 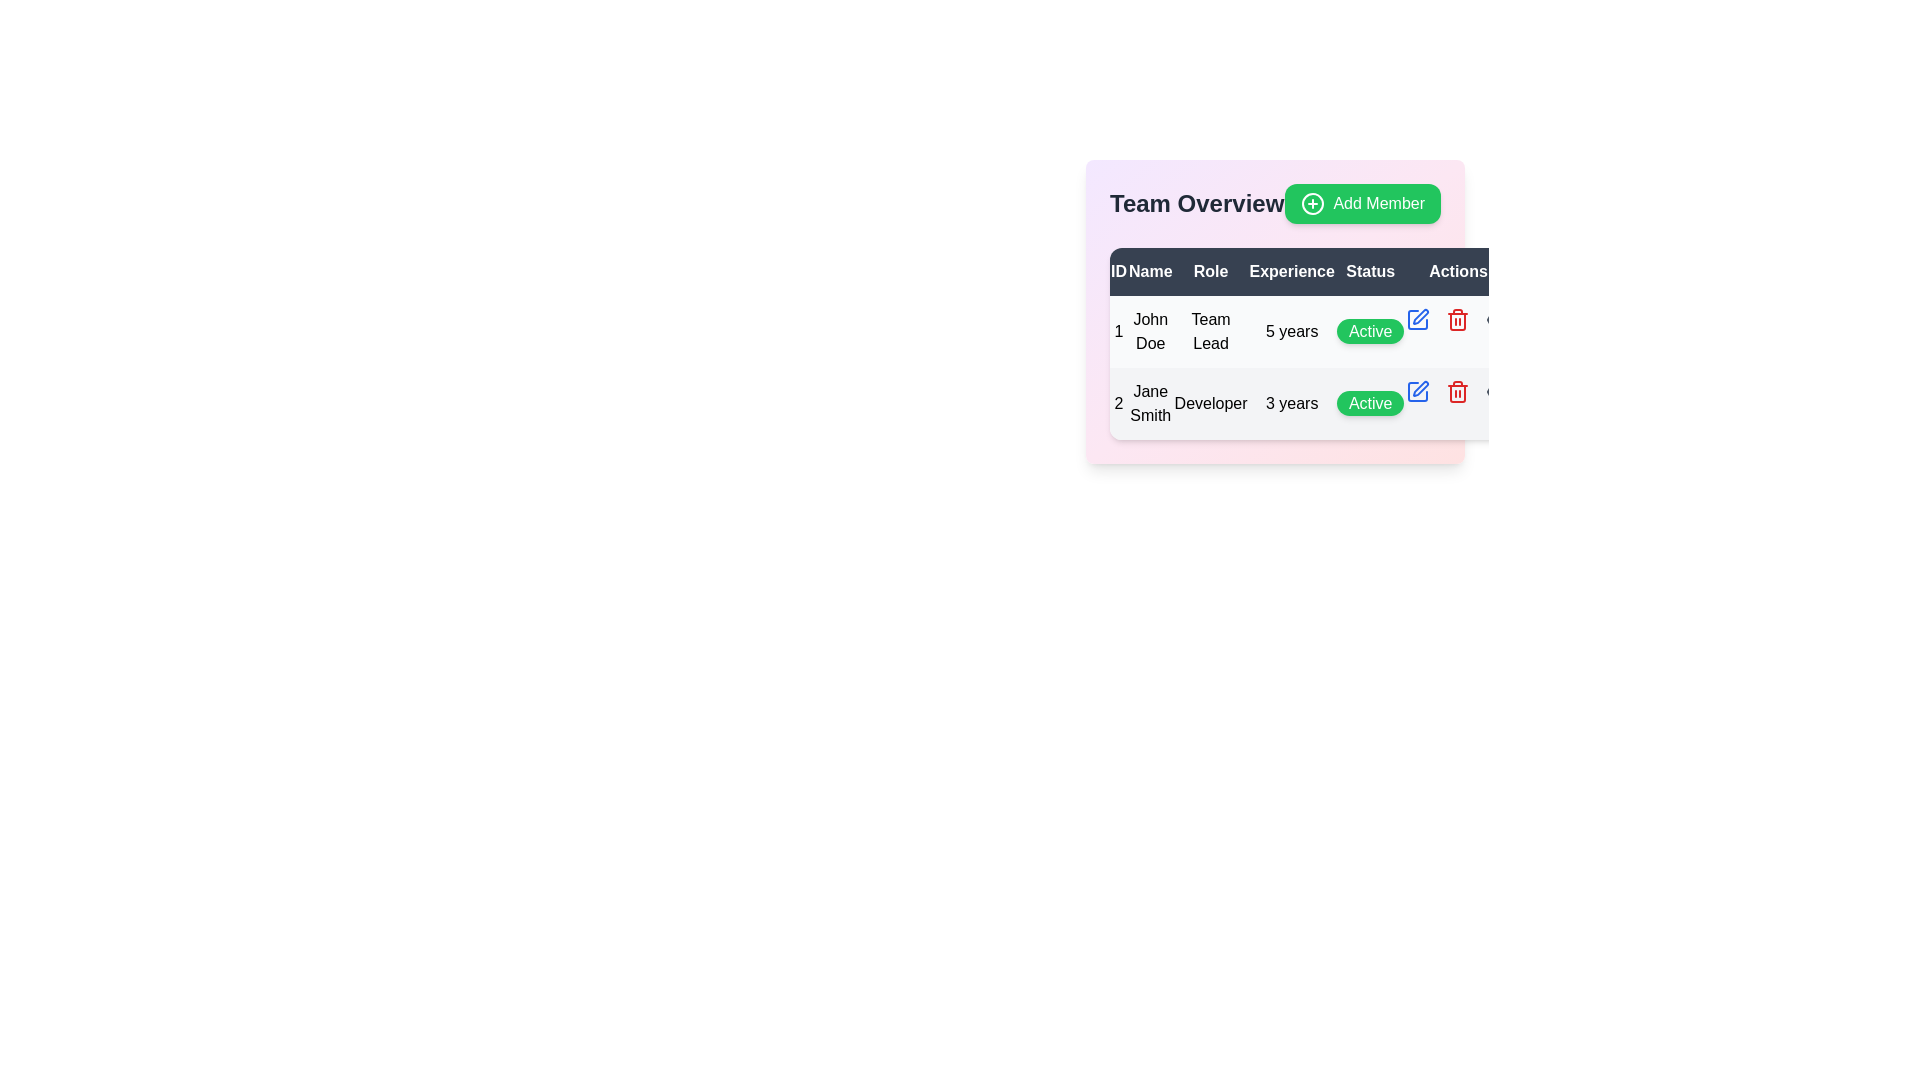 What do you see at coordinates (1197, 204) in the screenshot?
I see `the Text Label that serves as a heading for the interface section, indicating the content is related to an overview of the team` at bounding box center [1197, 204].